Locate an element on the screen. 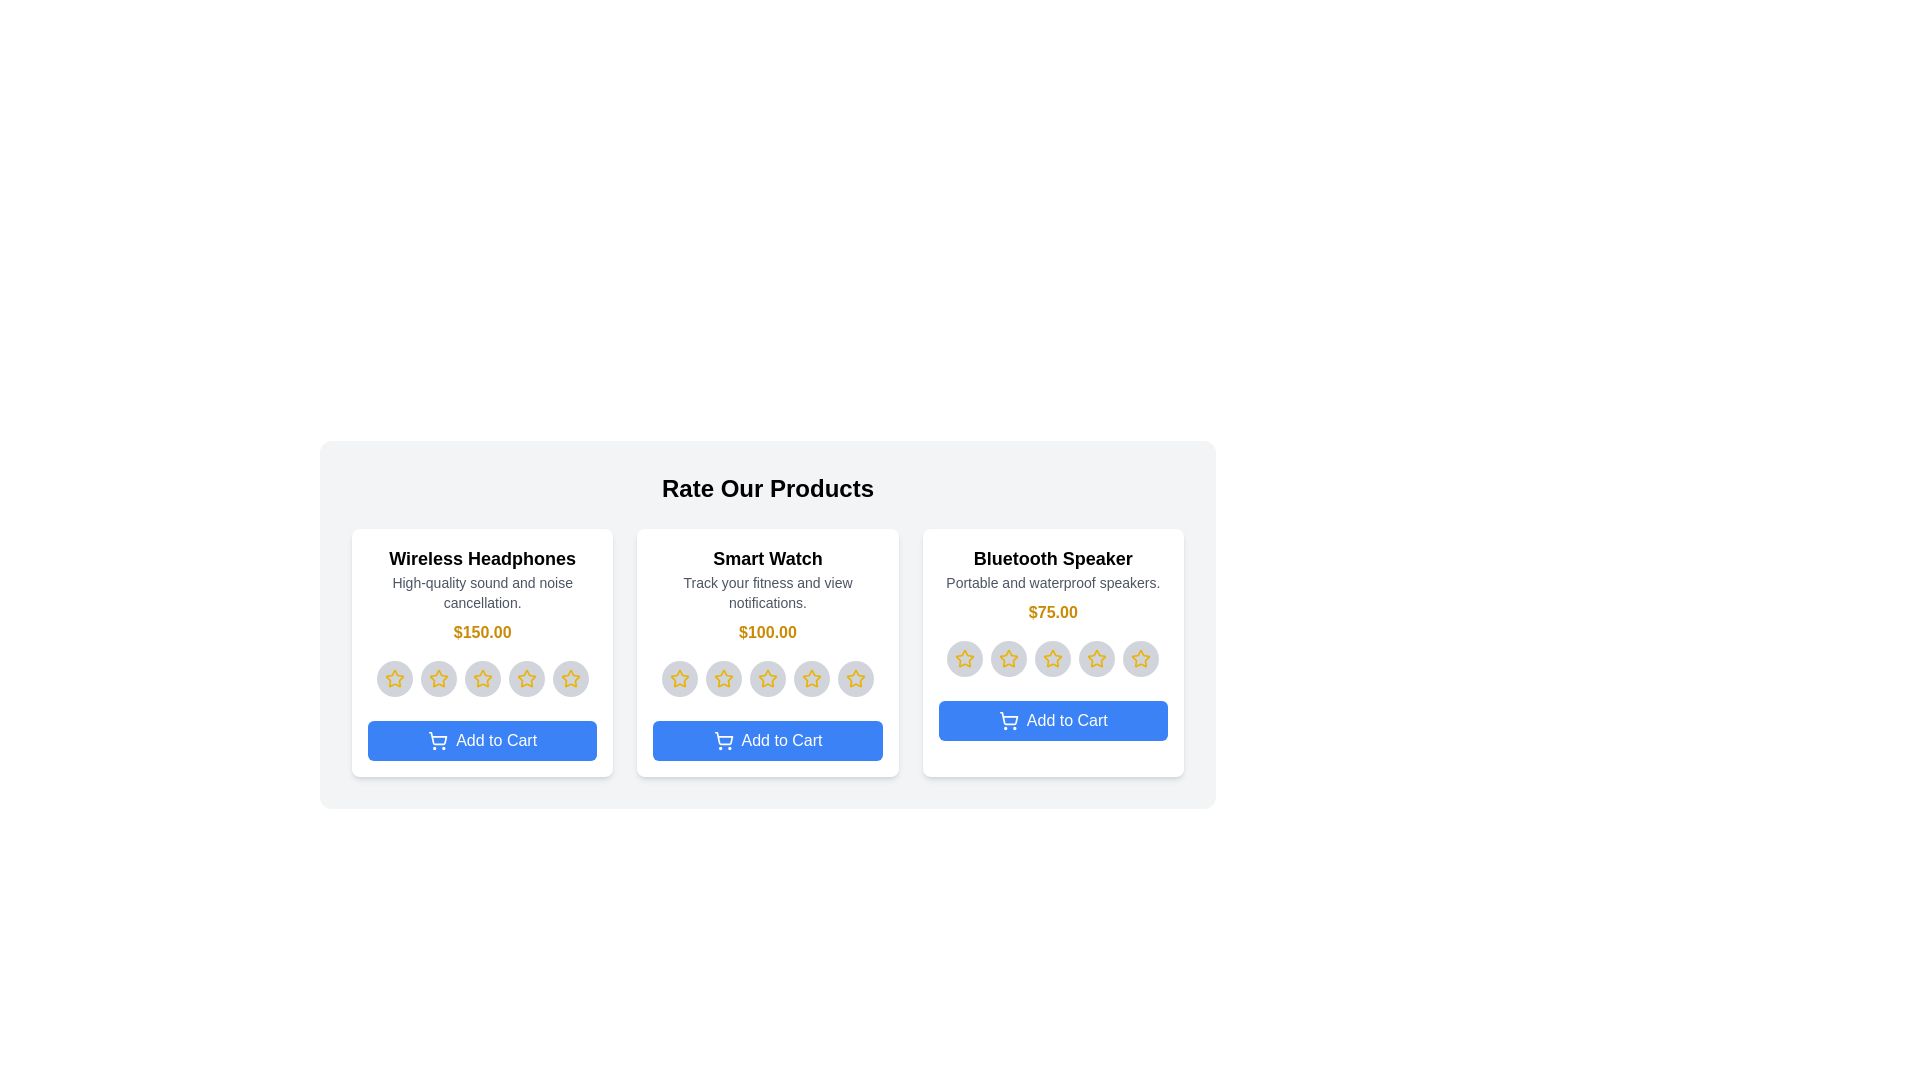 The height and width of the screenshot is (1080, 1920). the star corresponding to 4 for the product 'Wireless Headphones' is located at coordinates (526, 677).